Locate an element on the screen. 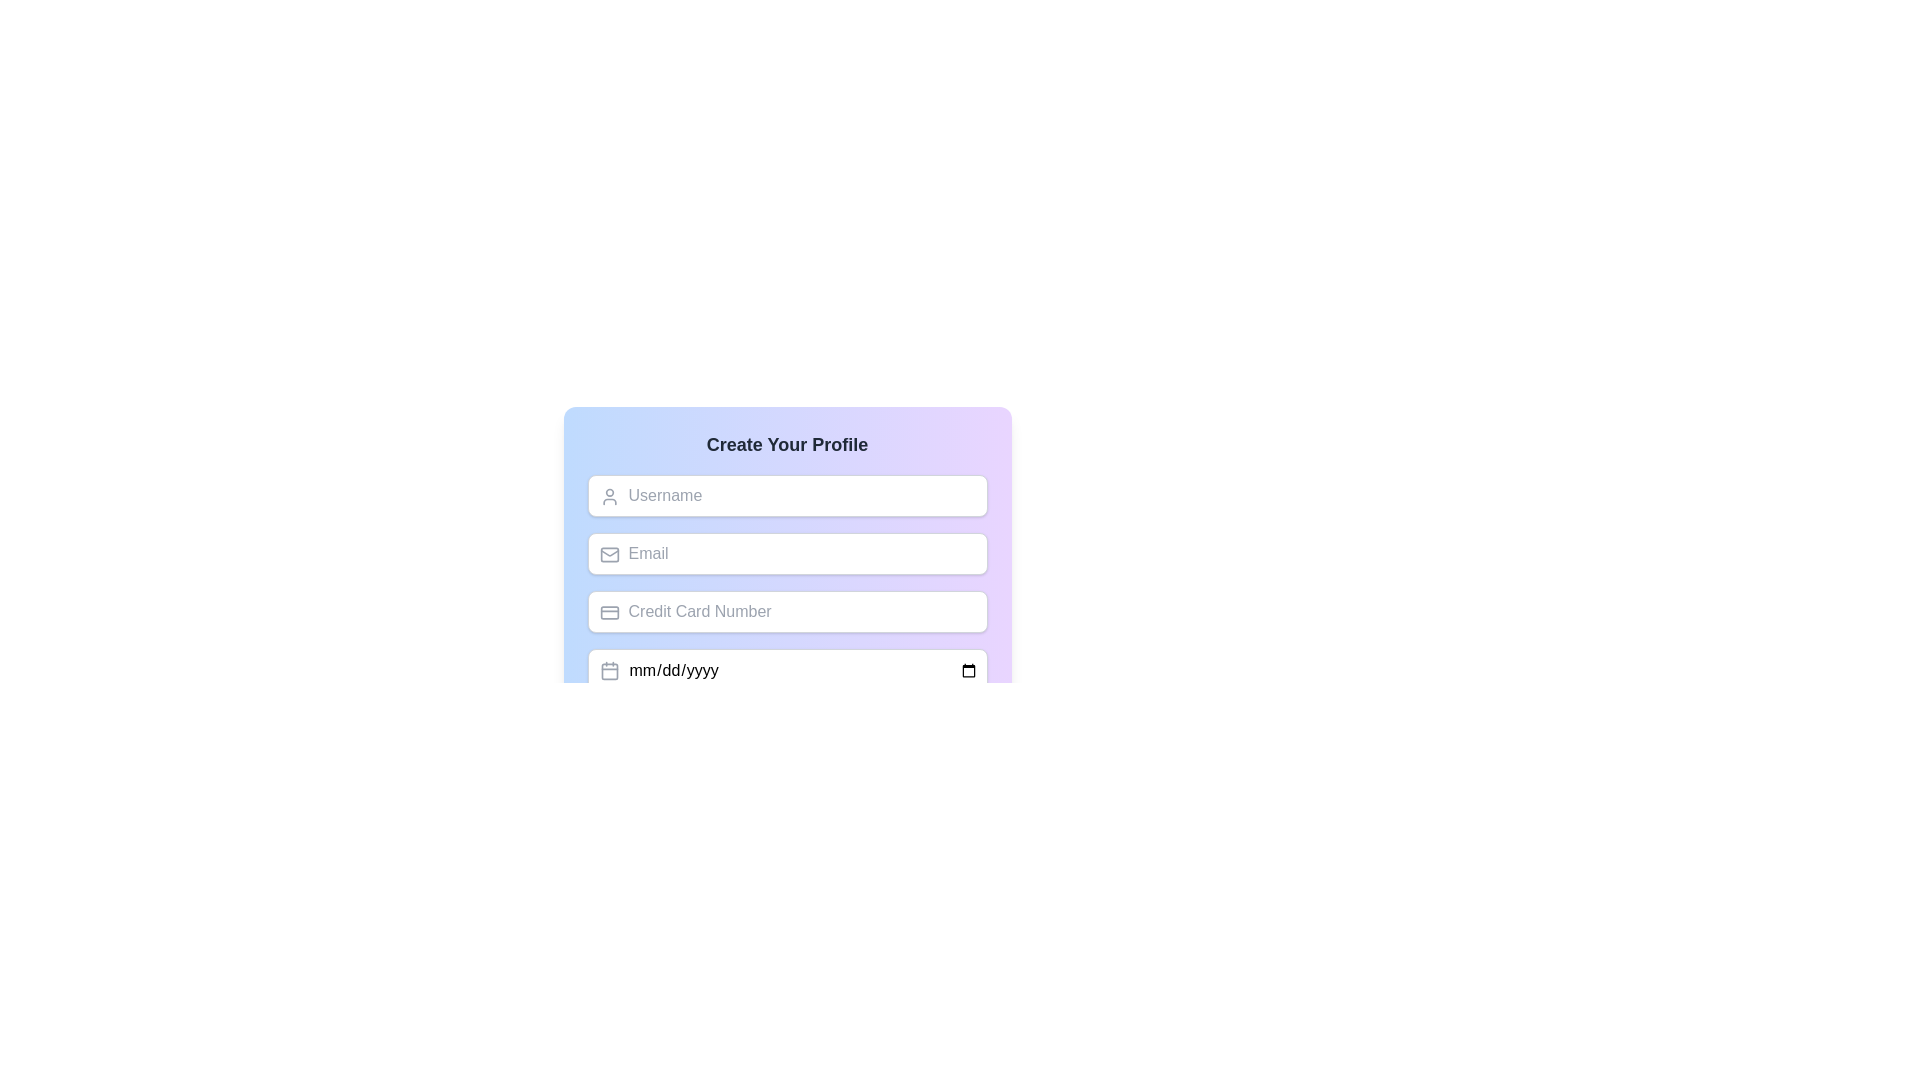 Image resolution: width=1920 pixels, height=1080 pixels. the username indicator icon located on the left side of the 'Username' text input field, which signifies that the field is for entering a username is located at coordinates (608, 496).